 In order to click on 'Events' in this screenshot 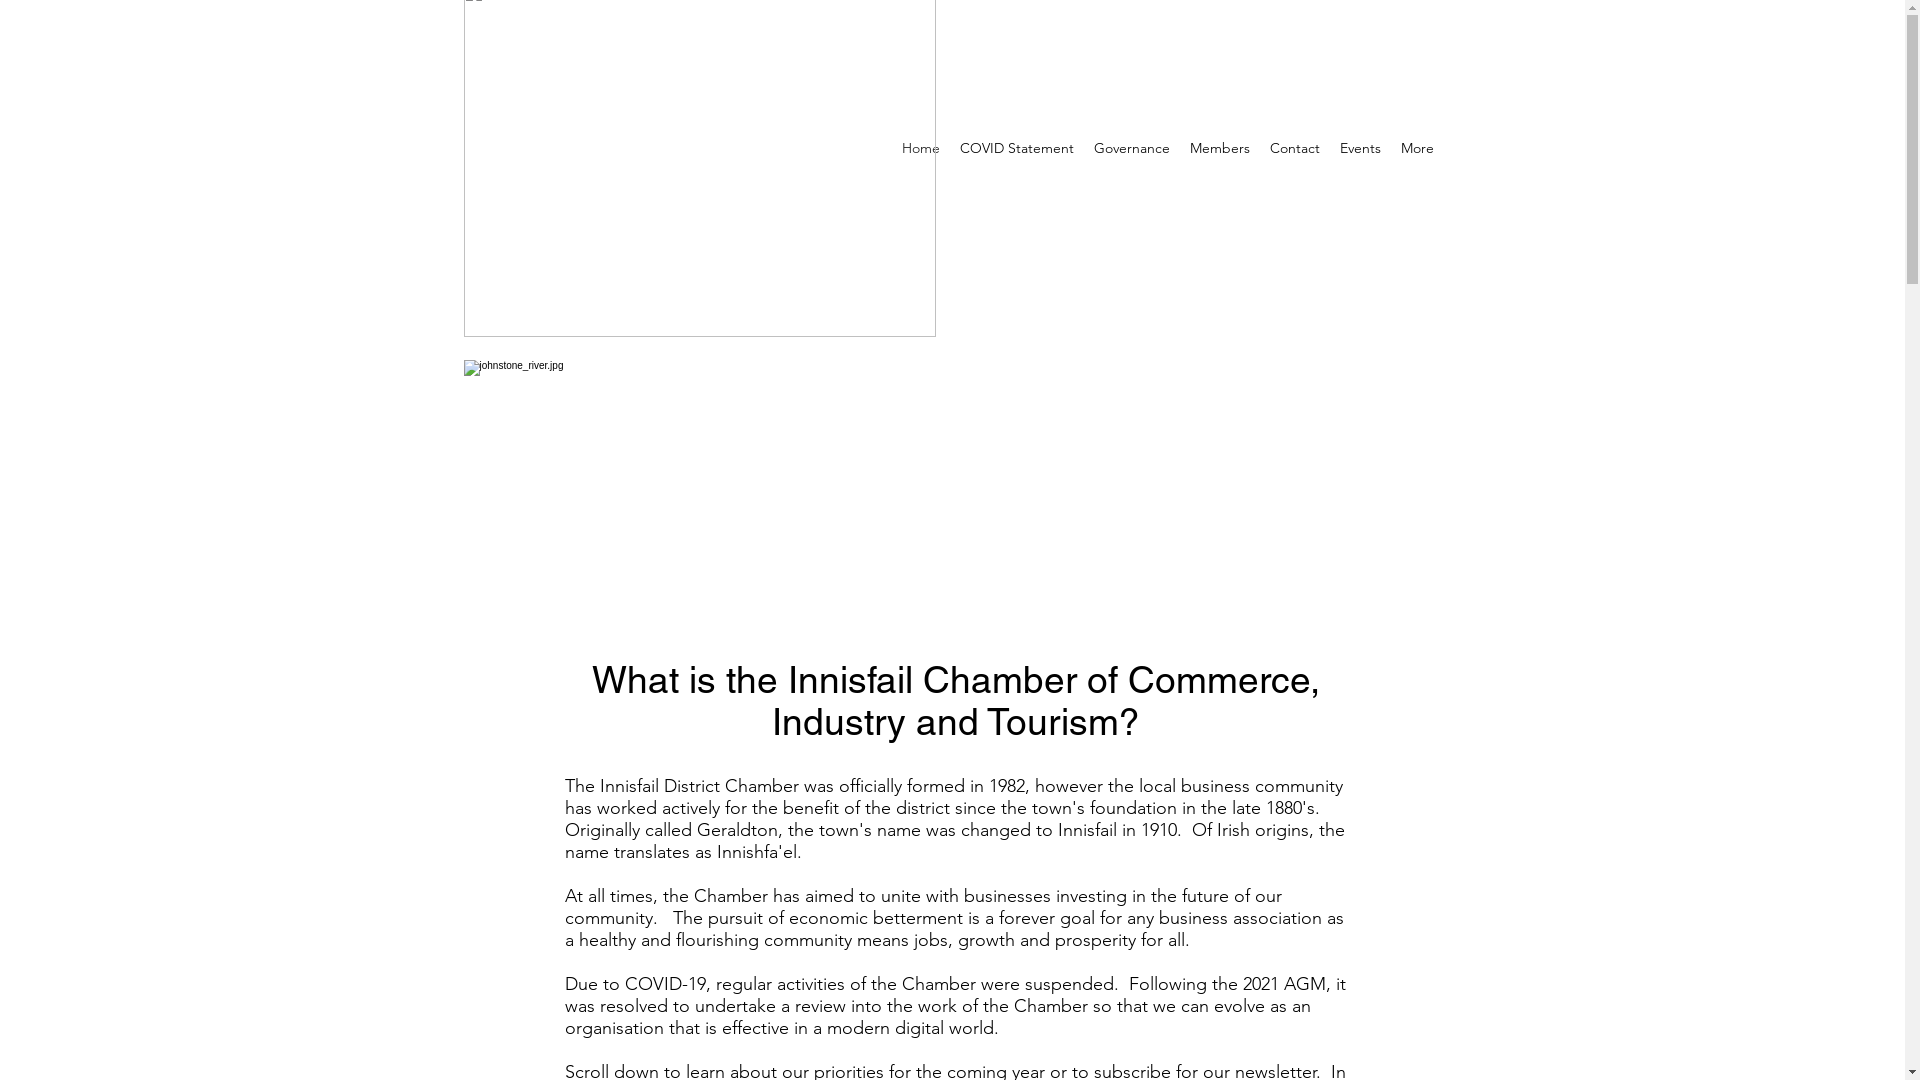, I will do `click(1360, 147)`.